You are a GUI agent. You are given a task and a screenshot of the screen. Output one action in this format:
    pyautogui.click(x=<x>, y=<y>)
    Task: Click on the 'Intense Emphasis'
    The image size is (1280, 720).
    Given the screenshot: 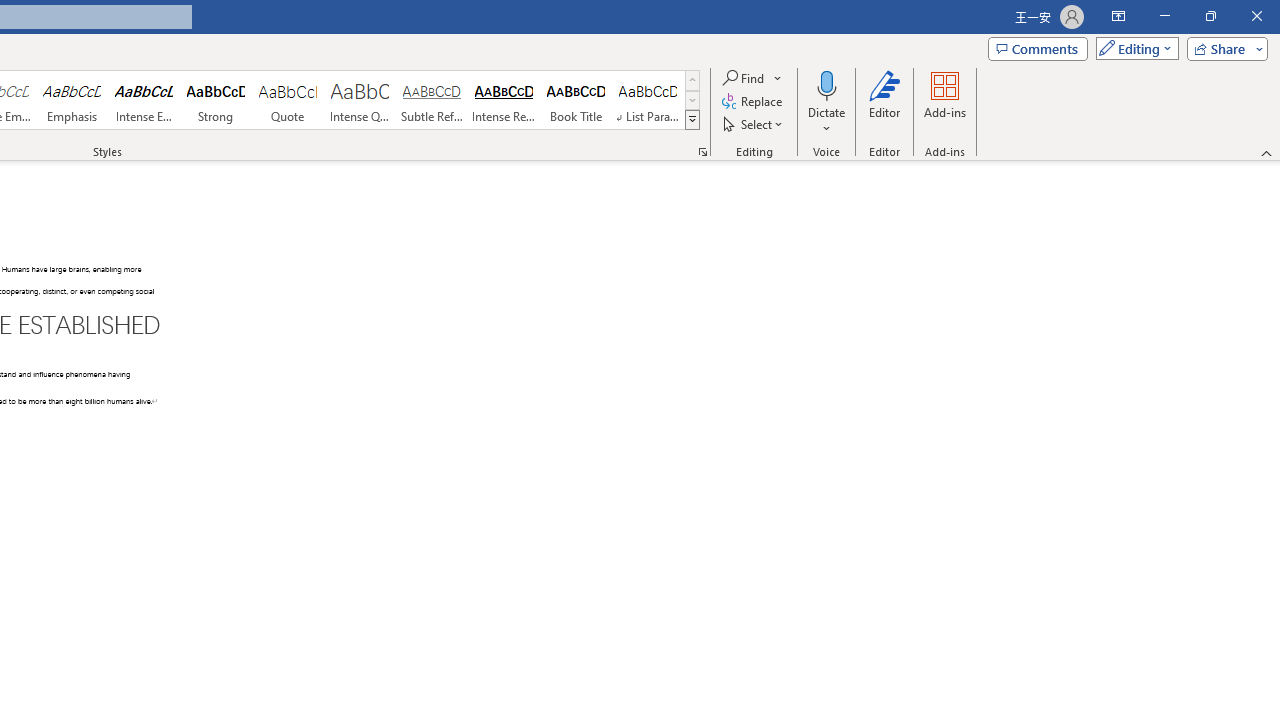 What is the action you would take?
    pyautogui.click(x=143, y=100)
    